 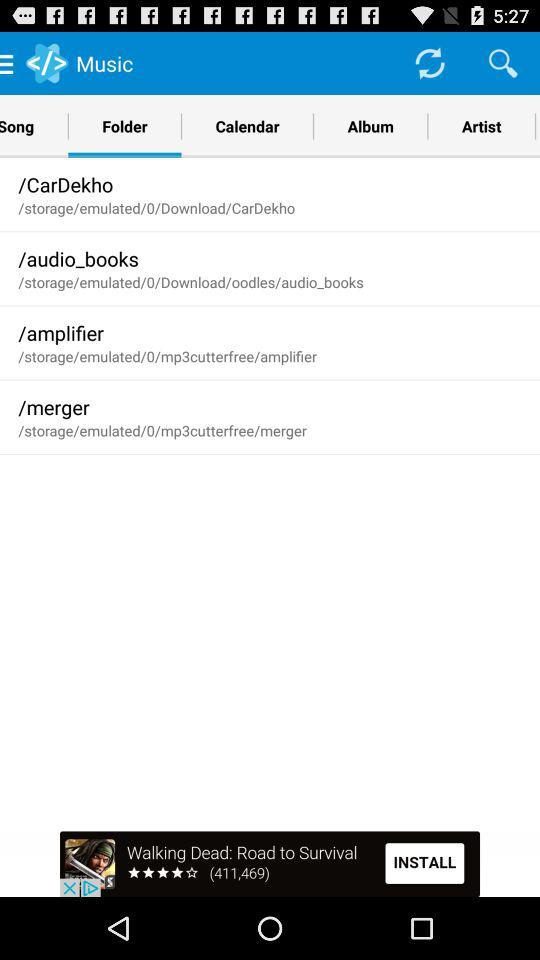 What do you see at coordinates (502, 67) in the screenshot?
I see `the search icon` at bounding box center [502, 67].